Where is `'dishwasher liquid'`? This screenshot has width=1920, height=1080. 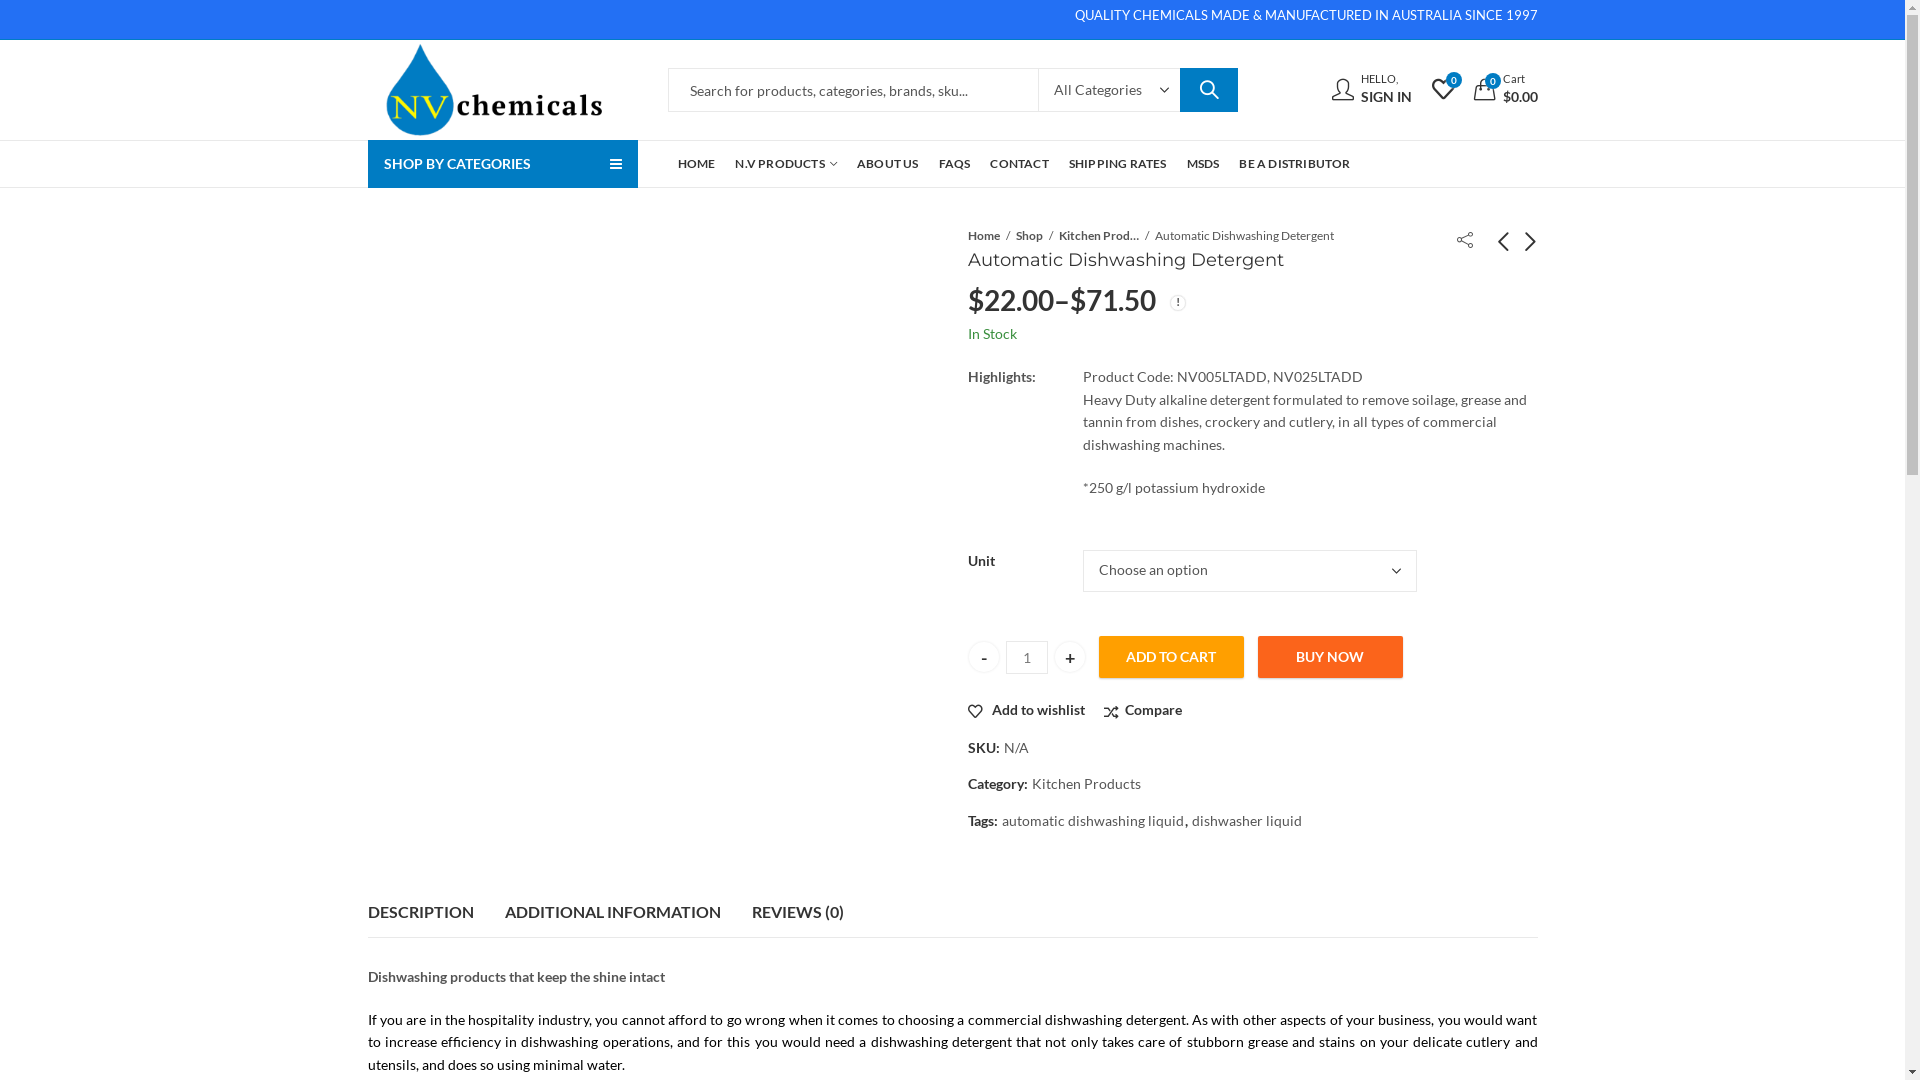 'dishwasher liquid' is located at coordinates (1246, 821).